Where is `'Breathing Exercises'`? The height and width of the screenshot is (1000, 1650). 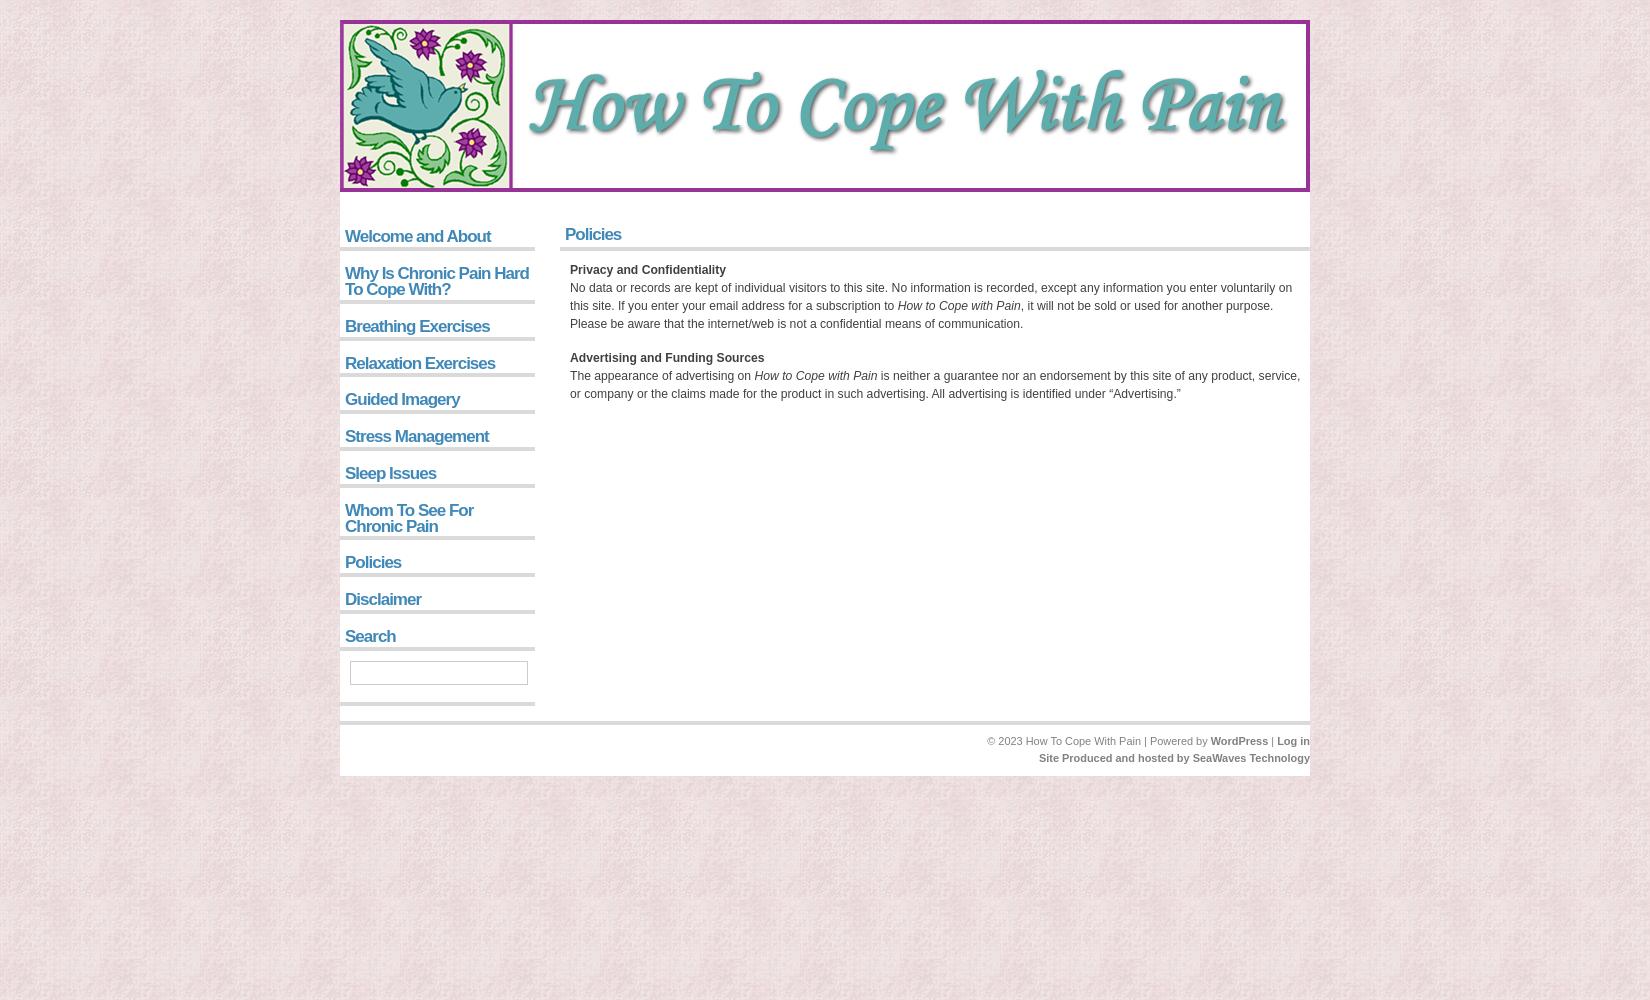
'Breathing Exercises' is located at coordinates (415, 324).